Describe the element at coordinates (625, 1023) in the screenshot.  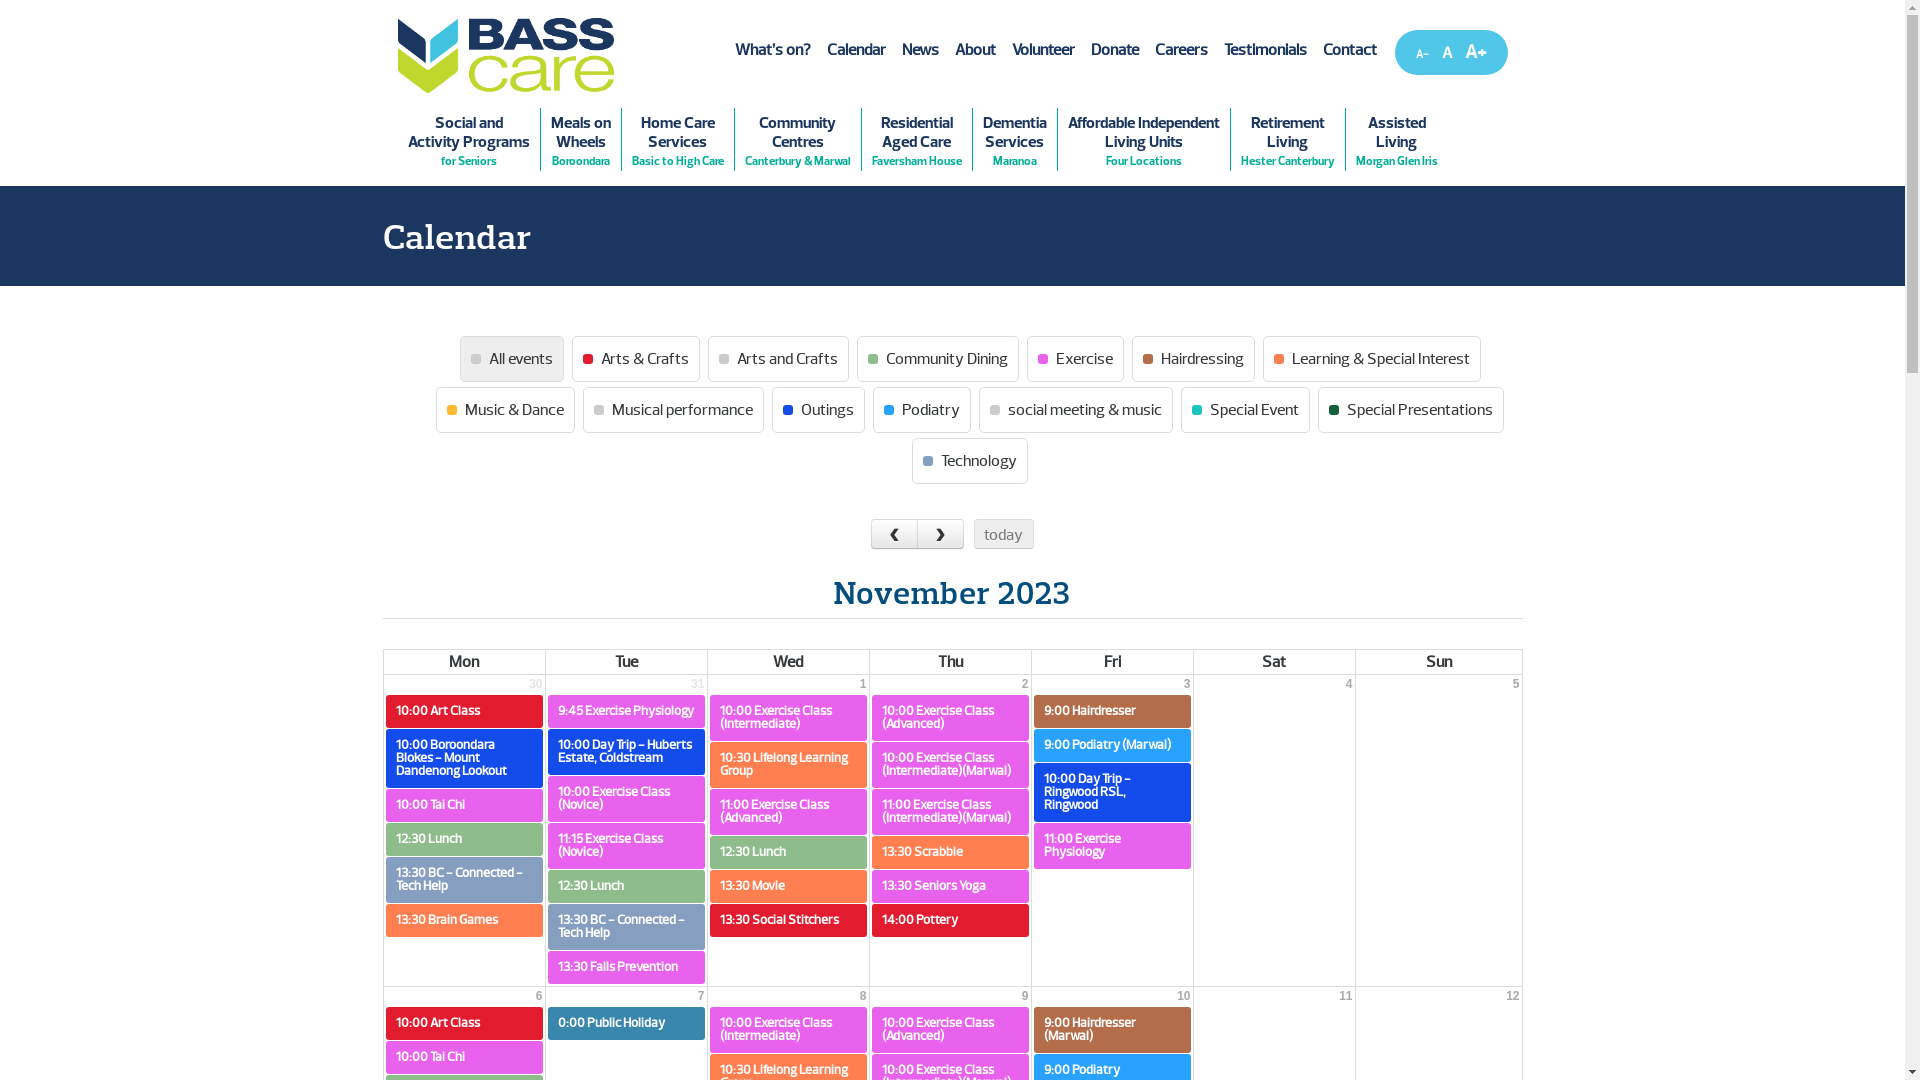
I see `'0:00 Public Holiday` at that location.